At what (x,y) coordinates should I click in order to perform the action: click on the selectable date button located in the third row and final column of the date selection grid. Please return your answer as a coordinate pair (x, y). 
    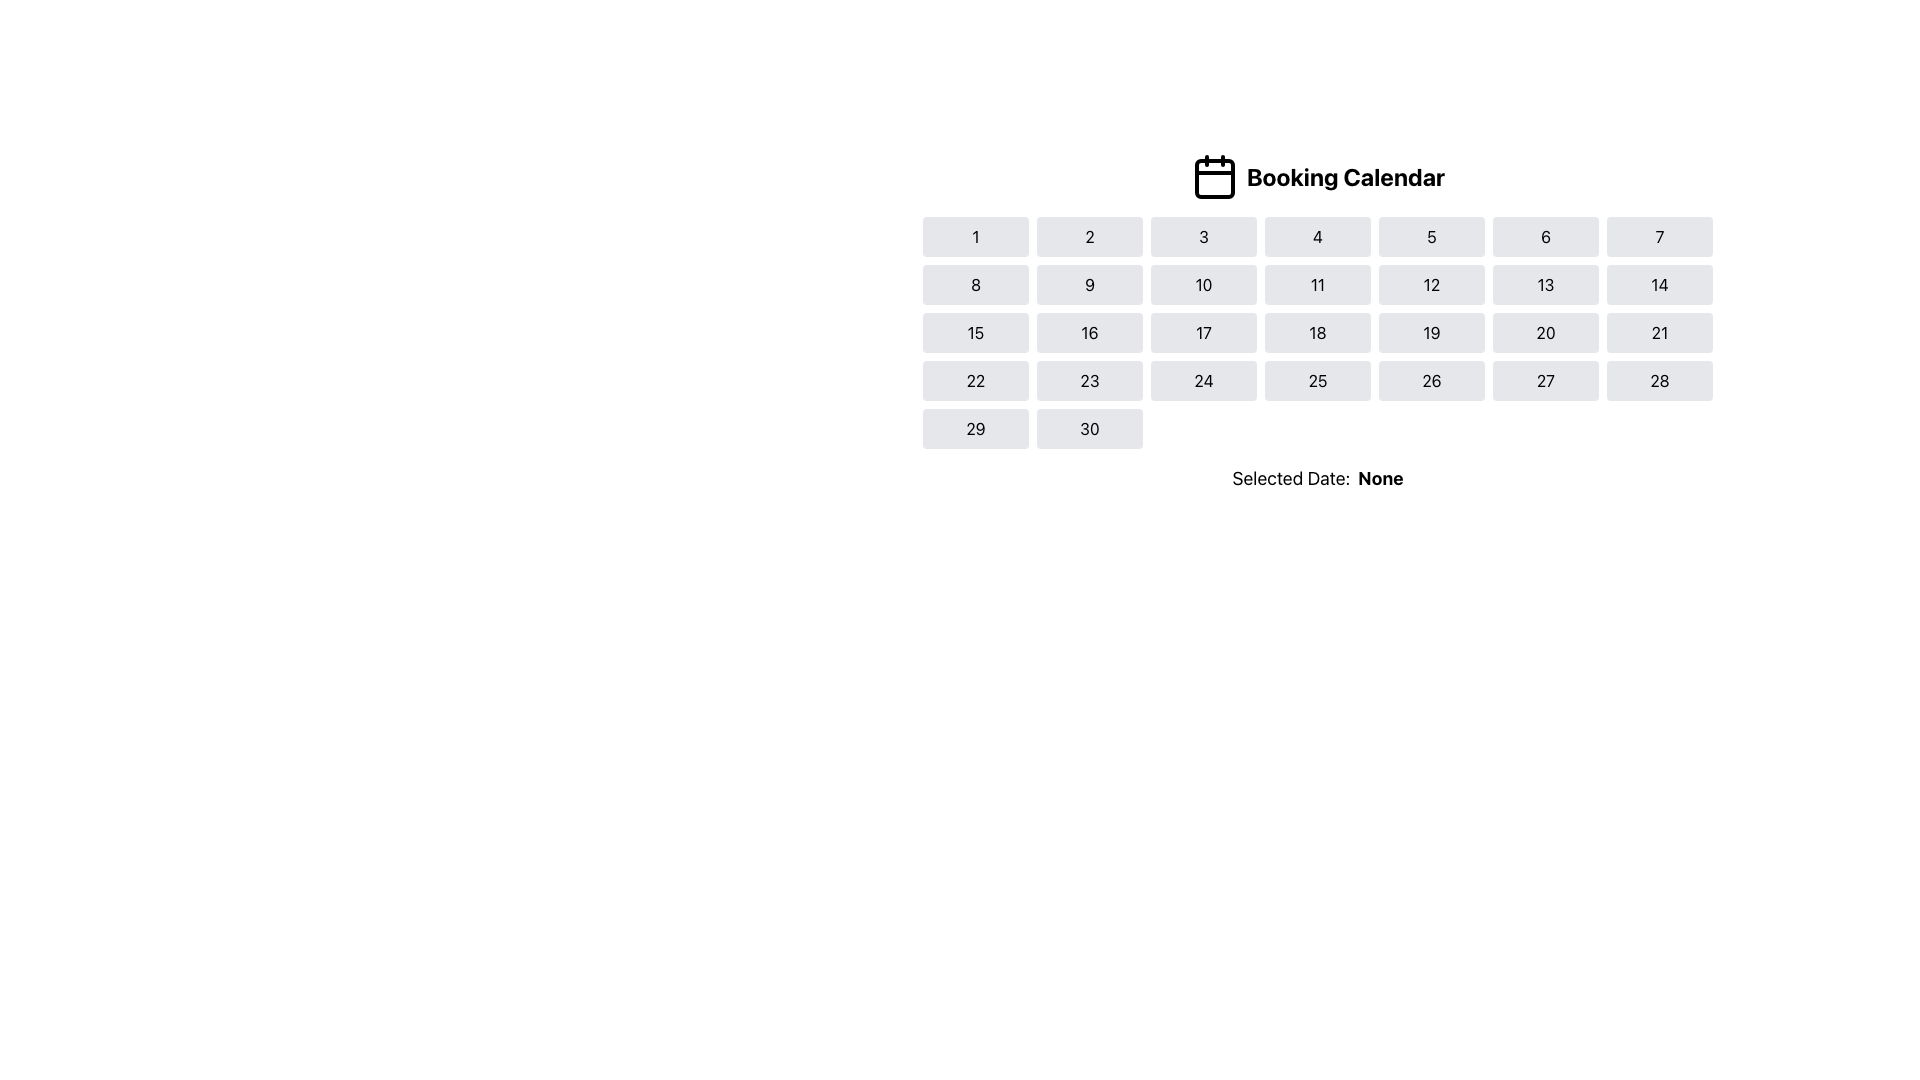
    Looking at the image, I should click on (1660, 331).